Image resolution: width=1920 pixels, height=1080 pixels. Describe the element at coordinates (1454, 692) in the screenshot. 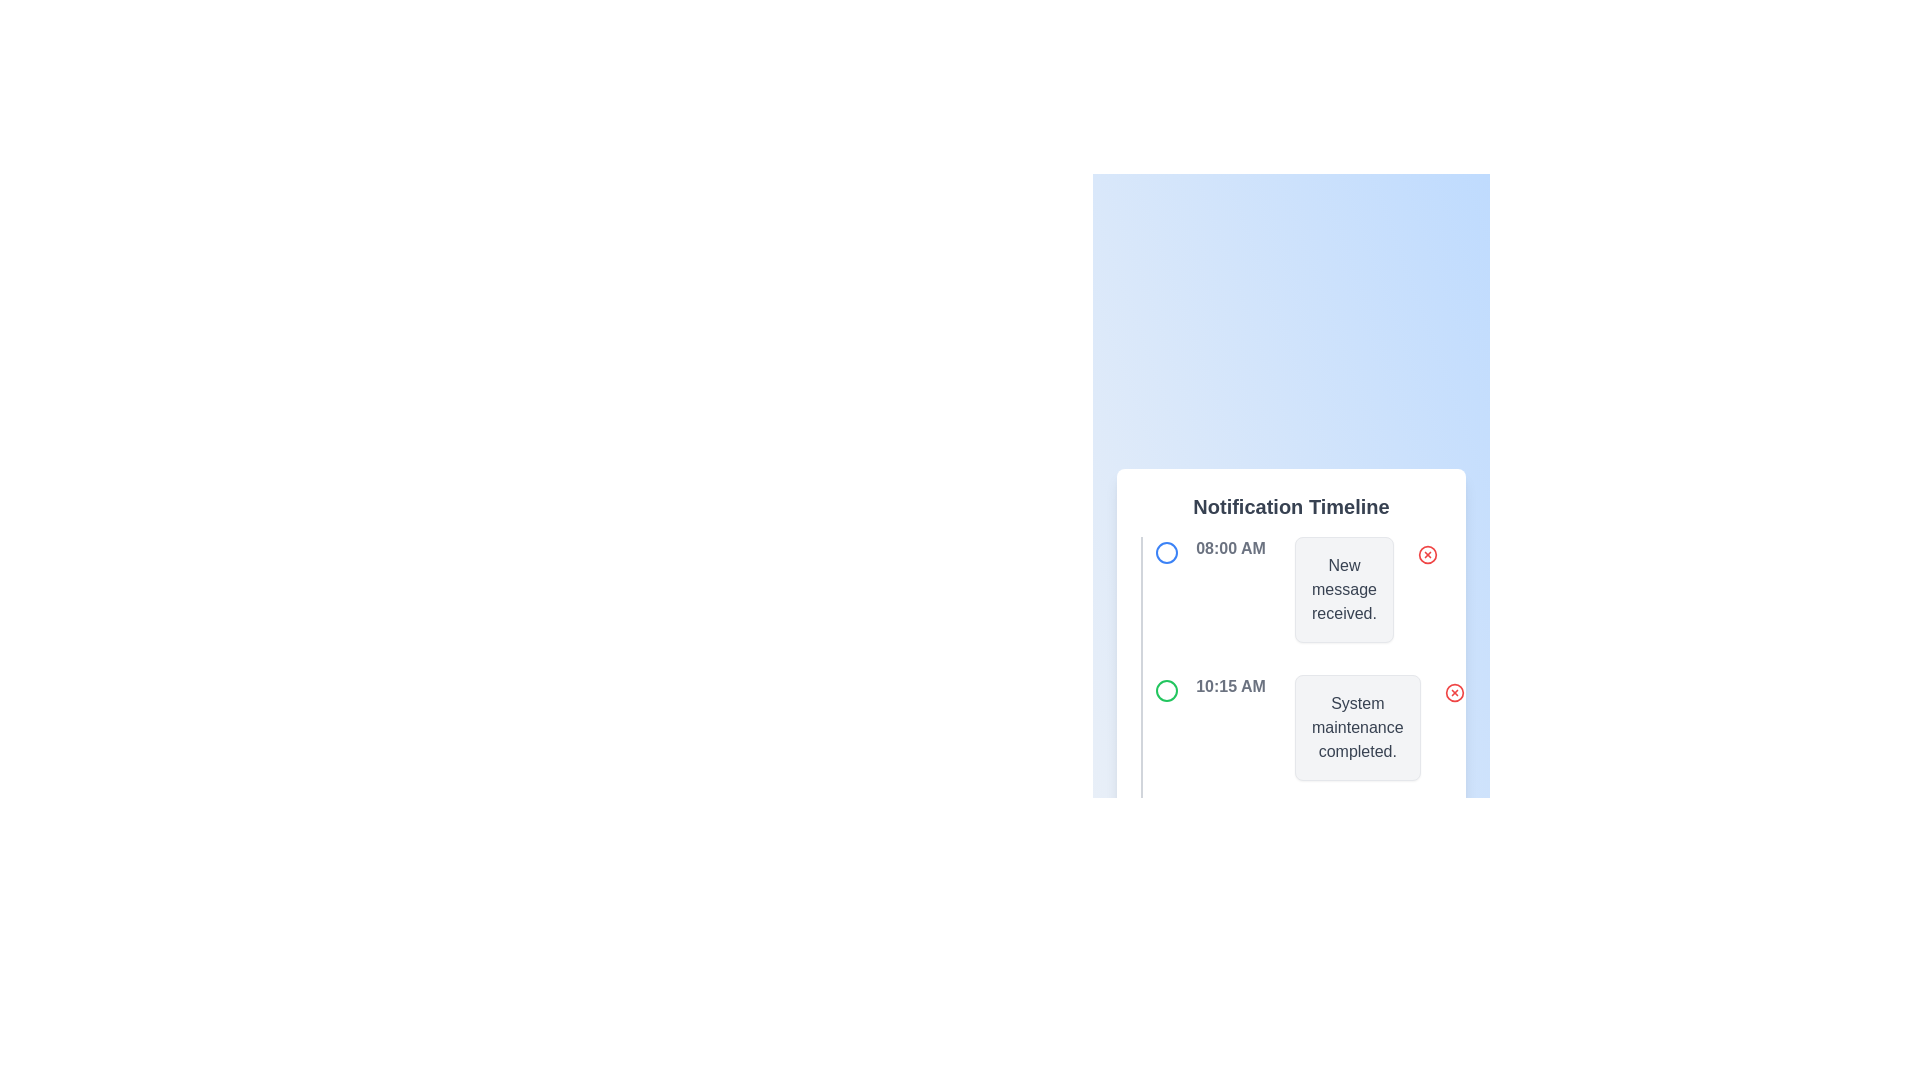

I see `the dismiss button located in the notification timeline interface, which is horizontally aligned to the right of the notification text box reading 'System maintenance completed.'` at that location.